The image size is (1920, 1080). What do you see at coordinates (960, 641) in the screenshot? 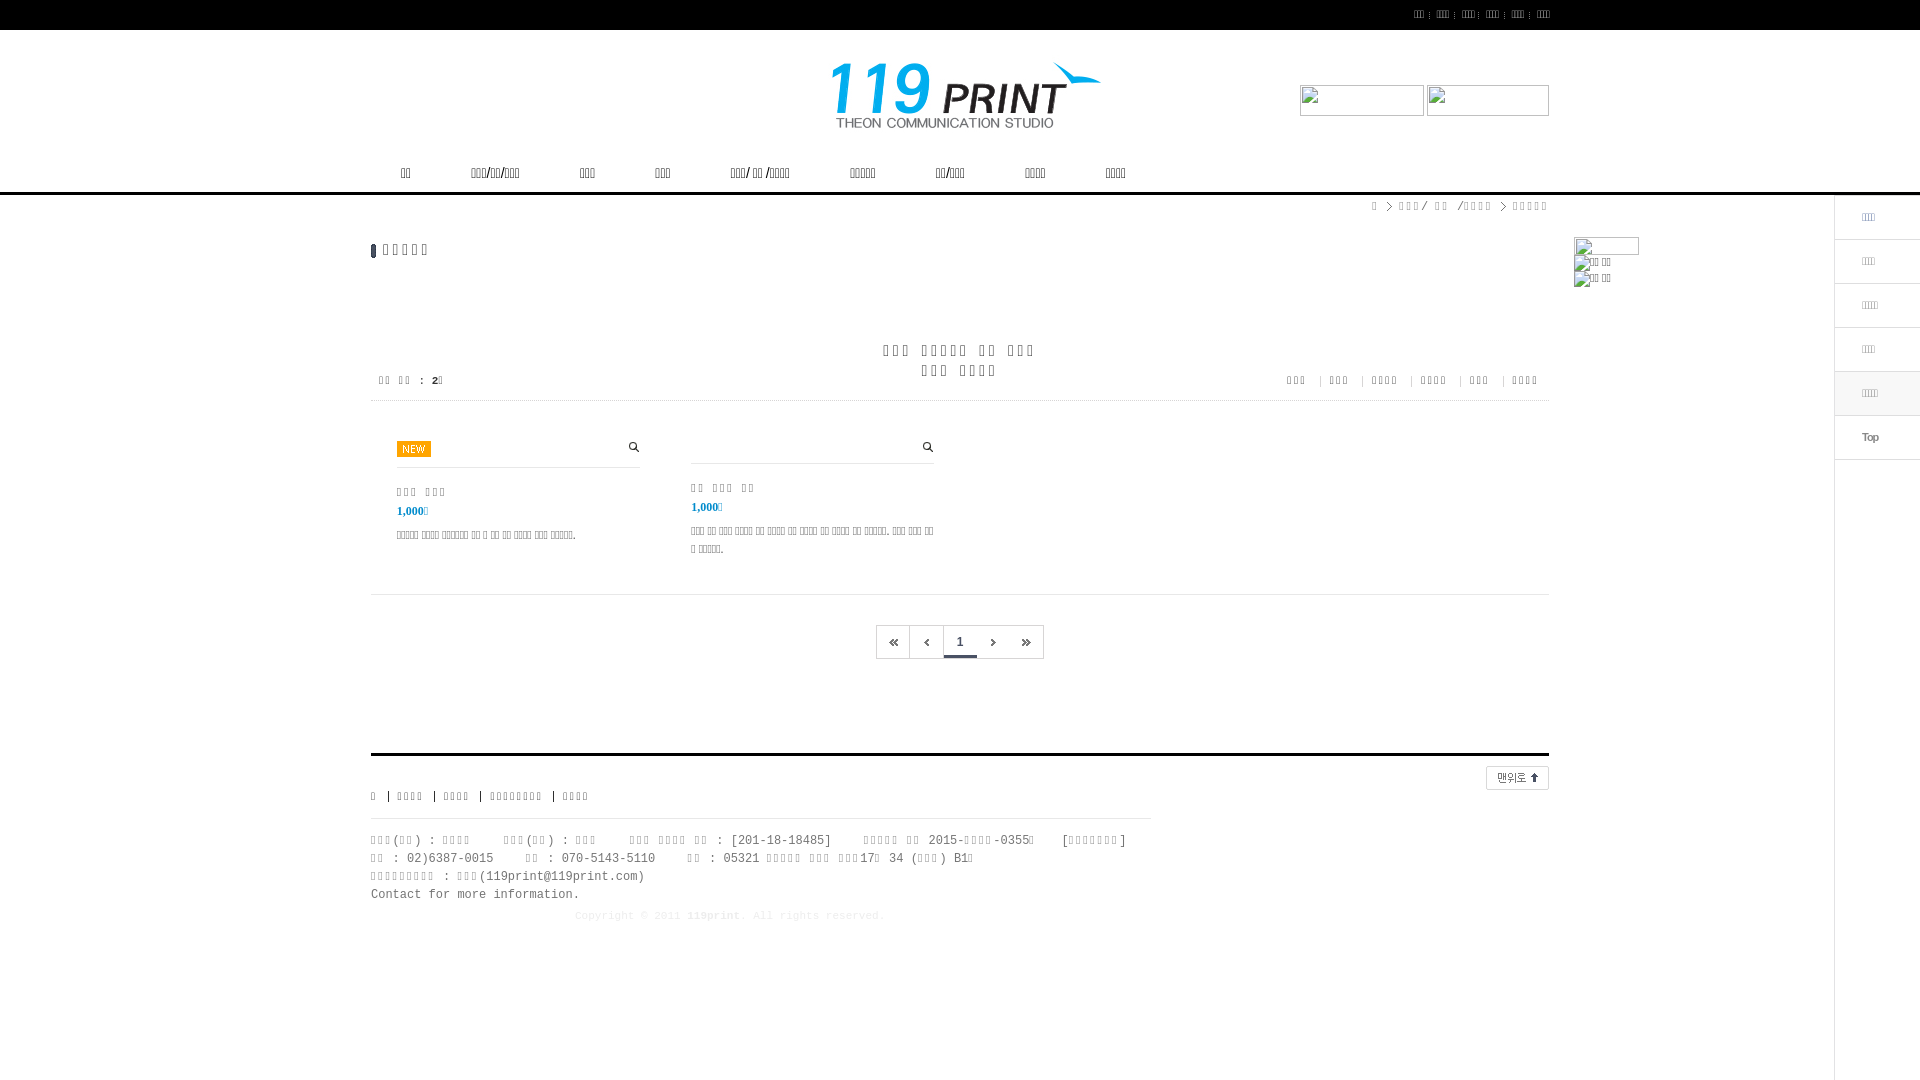
I see `'1'` at bounding box center [960, 641].